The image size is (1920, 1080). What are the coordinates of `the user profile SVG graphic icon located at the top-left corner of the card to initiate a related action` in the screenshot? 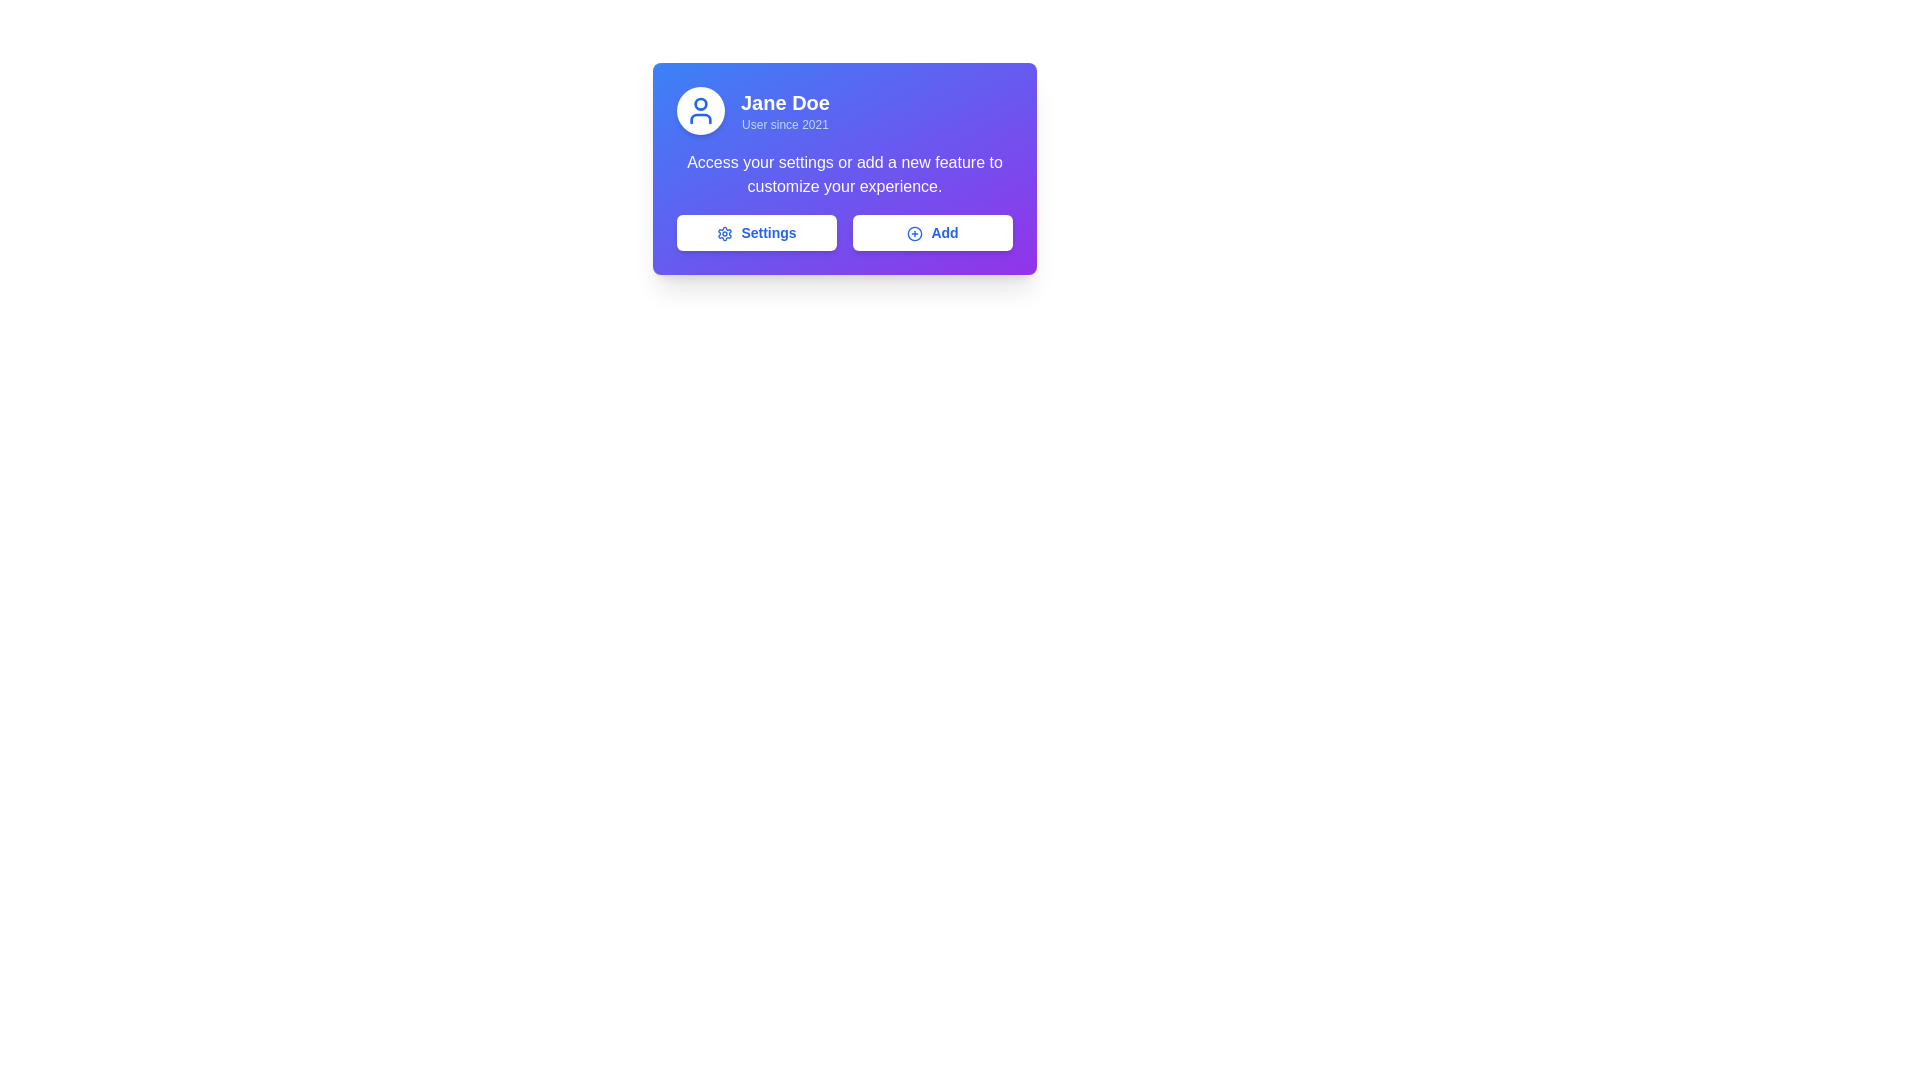 It's located at (700, 111).